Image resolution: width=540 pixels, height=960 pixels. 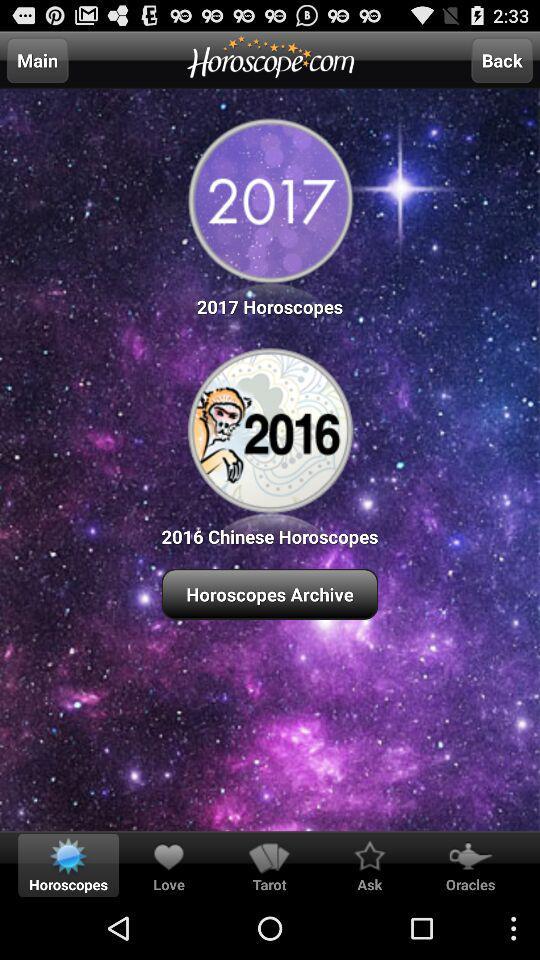 What do you see at coordinates (501, 59) in the screenshot?
I see `the back` at bounding box center [501, 59].